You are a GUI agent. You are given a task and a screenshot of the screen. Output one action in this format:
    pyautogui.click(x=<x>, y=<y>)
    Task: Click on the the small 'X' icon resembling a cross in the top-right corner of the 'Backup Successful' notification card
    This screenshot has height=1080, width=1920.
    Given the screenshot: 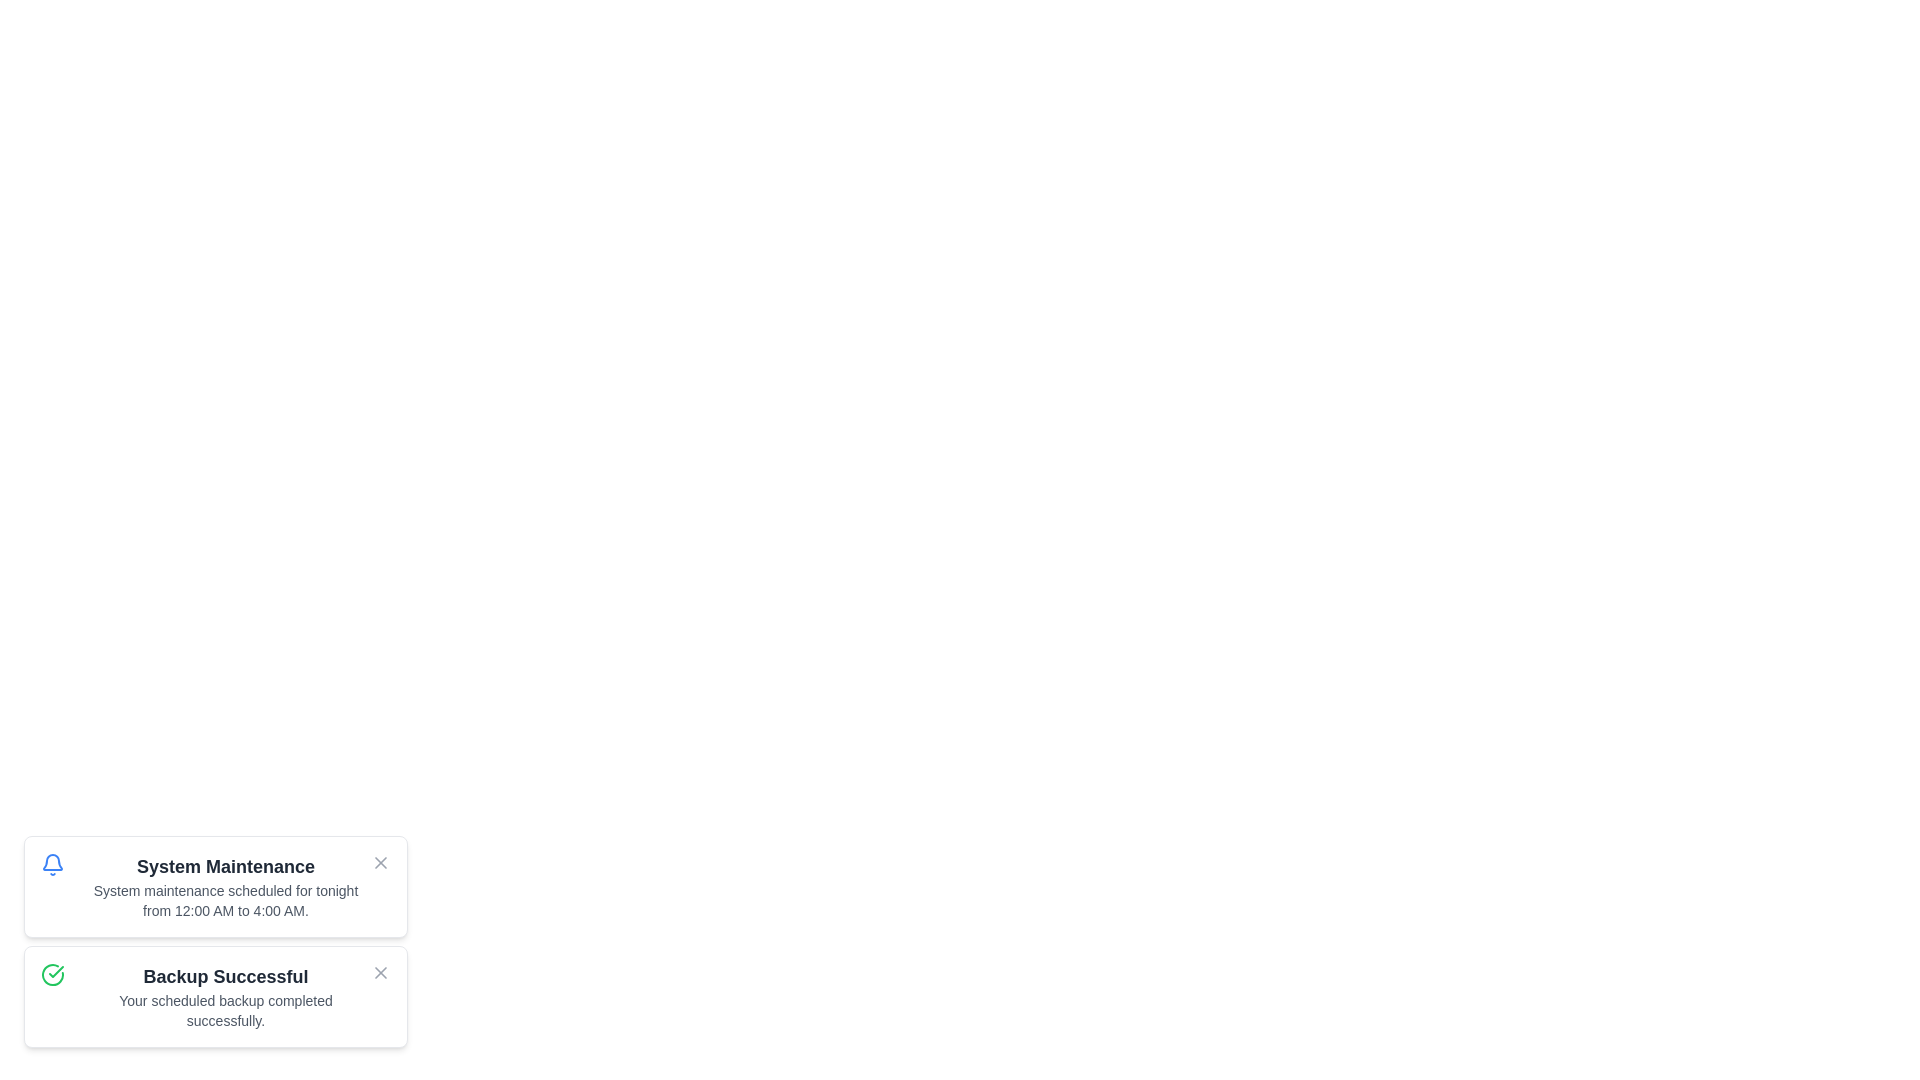 What is the action you would take?
    pyautogui.click(x=380, y=971)
    